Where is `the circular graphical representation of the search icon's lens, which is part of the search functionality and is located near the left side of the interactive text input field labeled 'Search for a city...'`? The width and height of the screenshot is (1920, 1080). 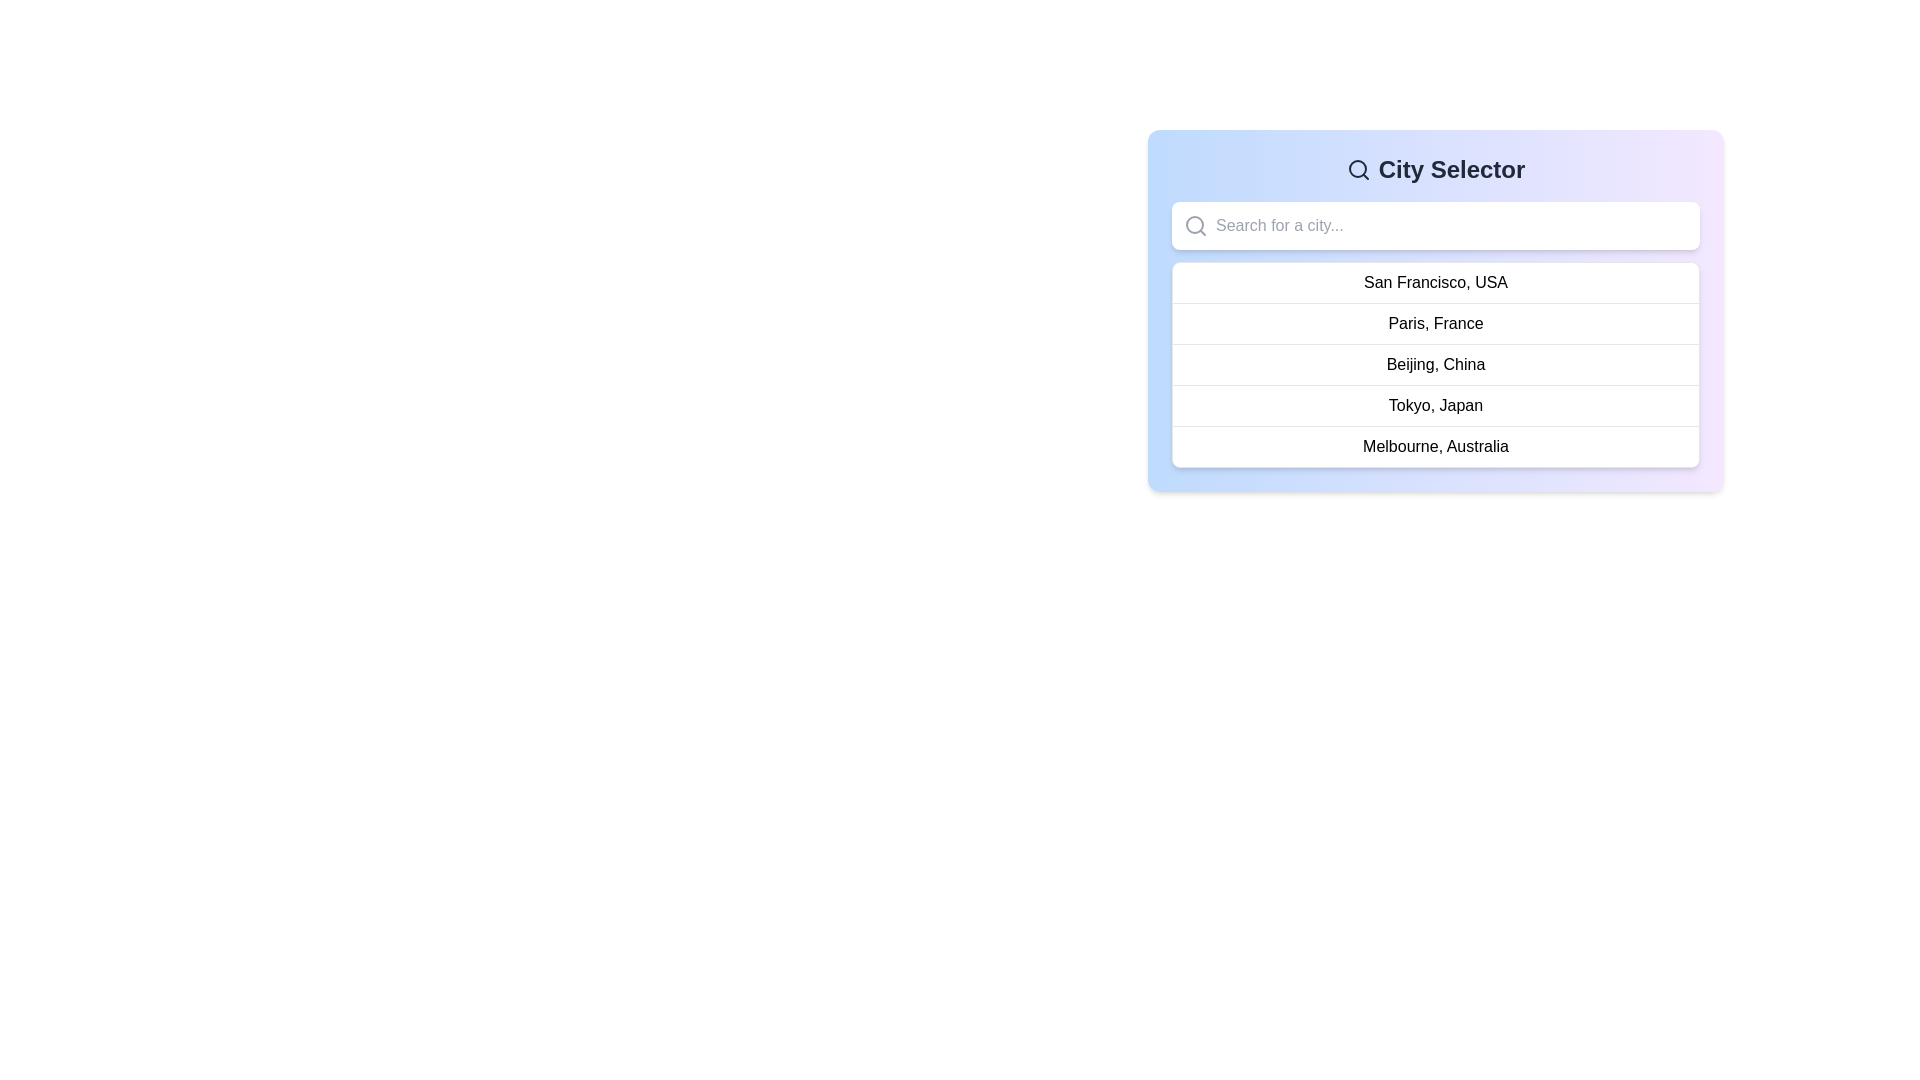
the circular graphical representation of the search icon's lens, which is part of the search functionality and is located near the left side of the interactive text input field labeled 'Search for a city...' is located at coordinates (1357, 168).